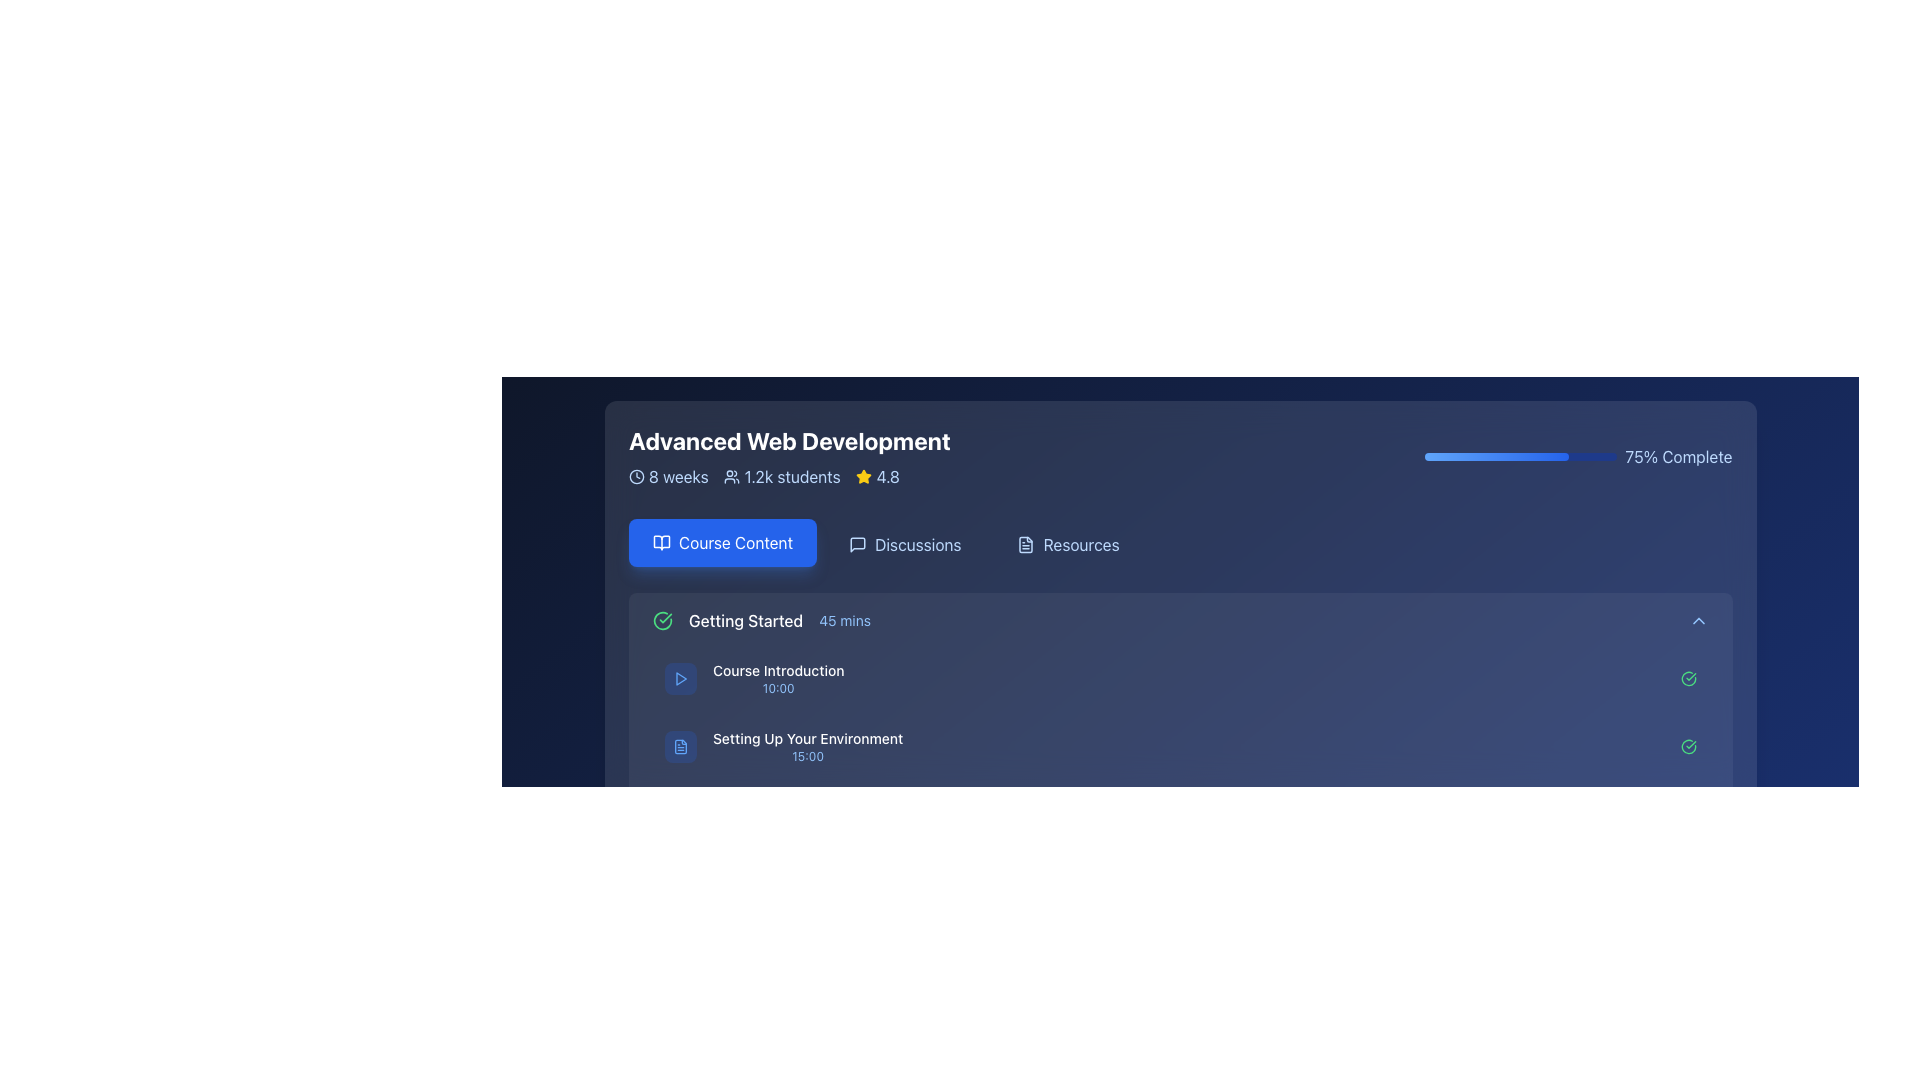  I want to click on the rating associated with the visual icon indicating a rating star located in the header section, positioned next to the student count and preceding the rating value '4.8', so click(864, 476).